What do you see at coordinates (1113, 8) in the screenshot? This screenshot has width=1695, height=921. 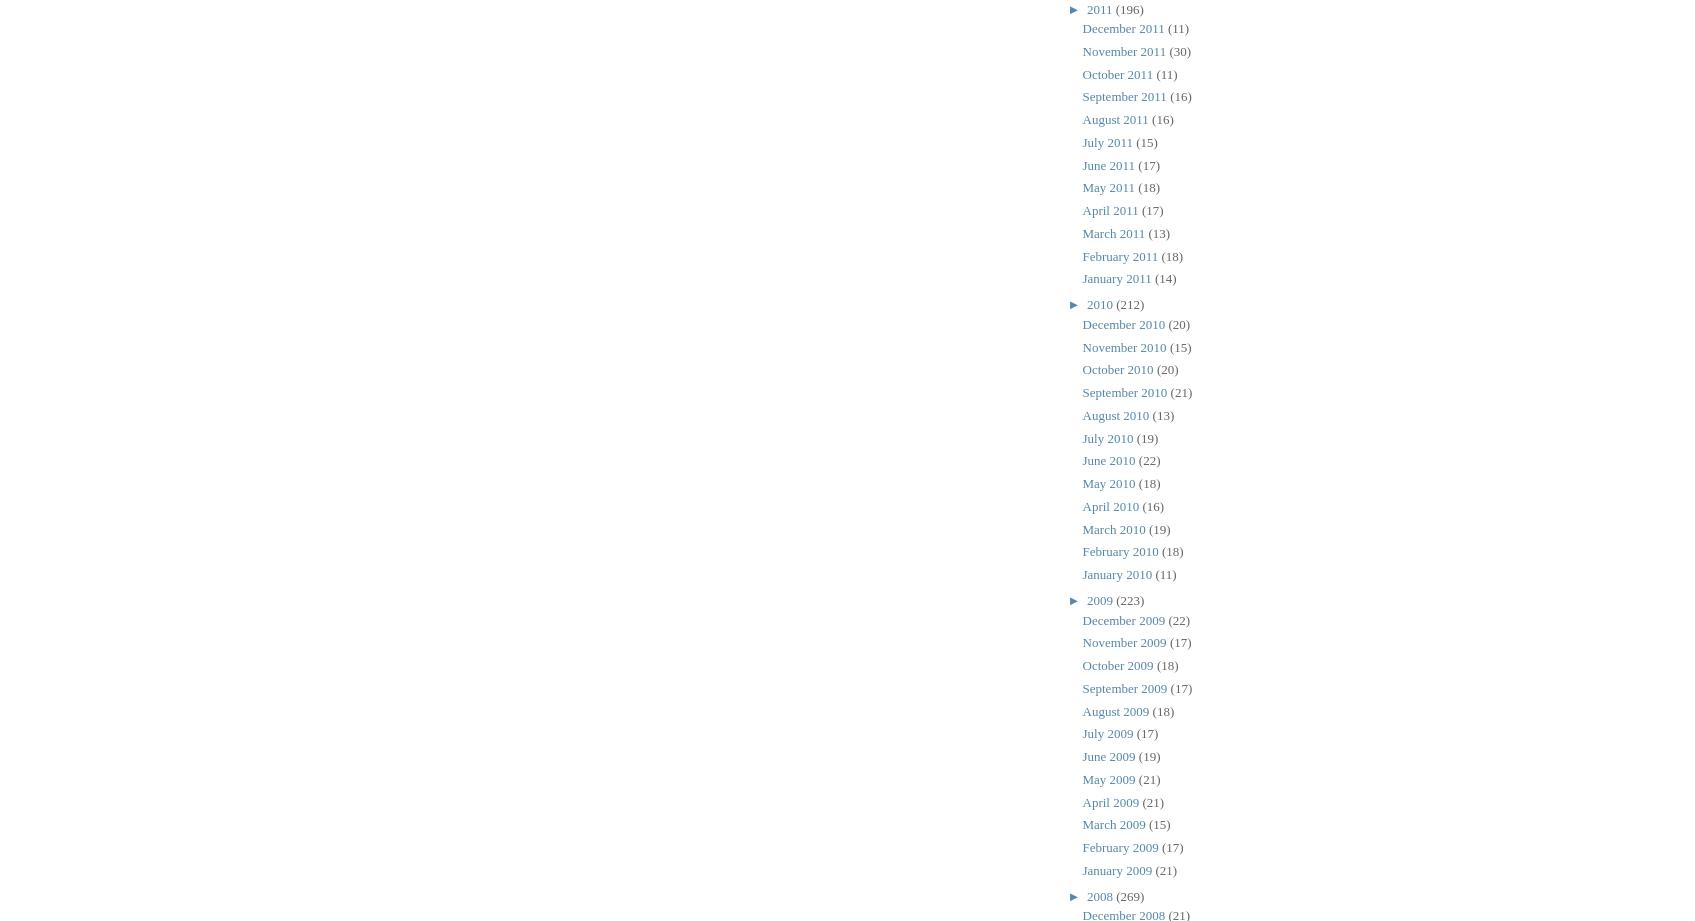 I see `'(196)'` at bounding box center [1113, 8].